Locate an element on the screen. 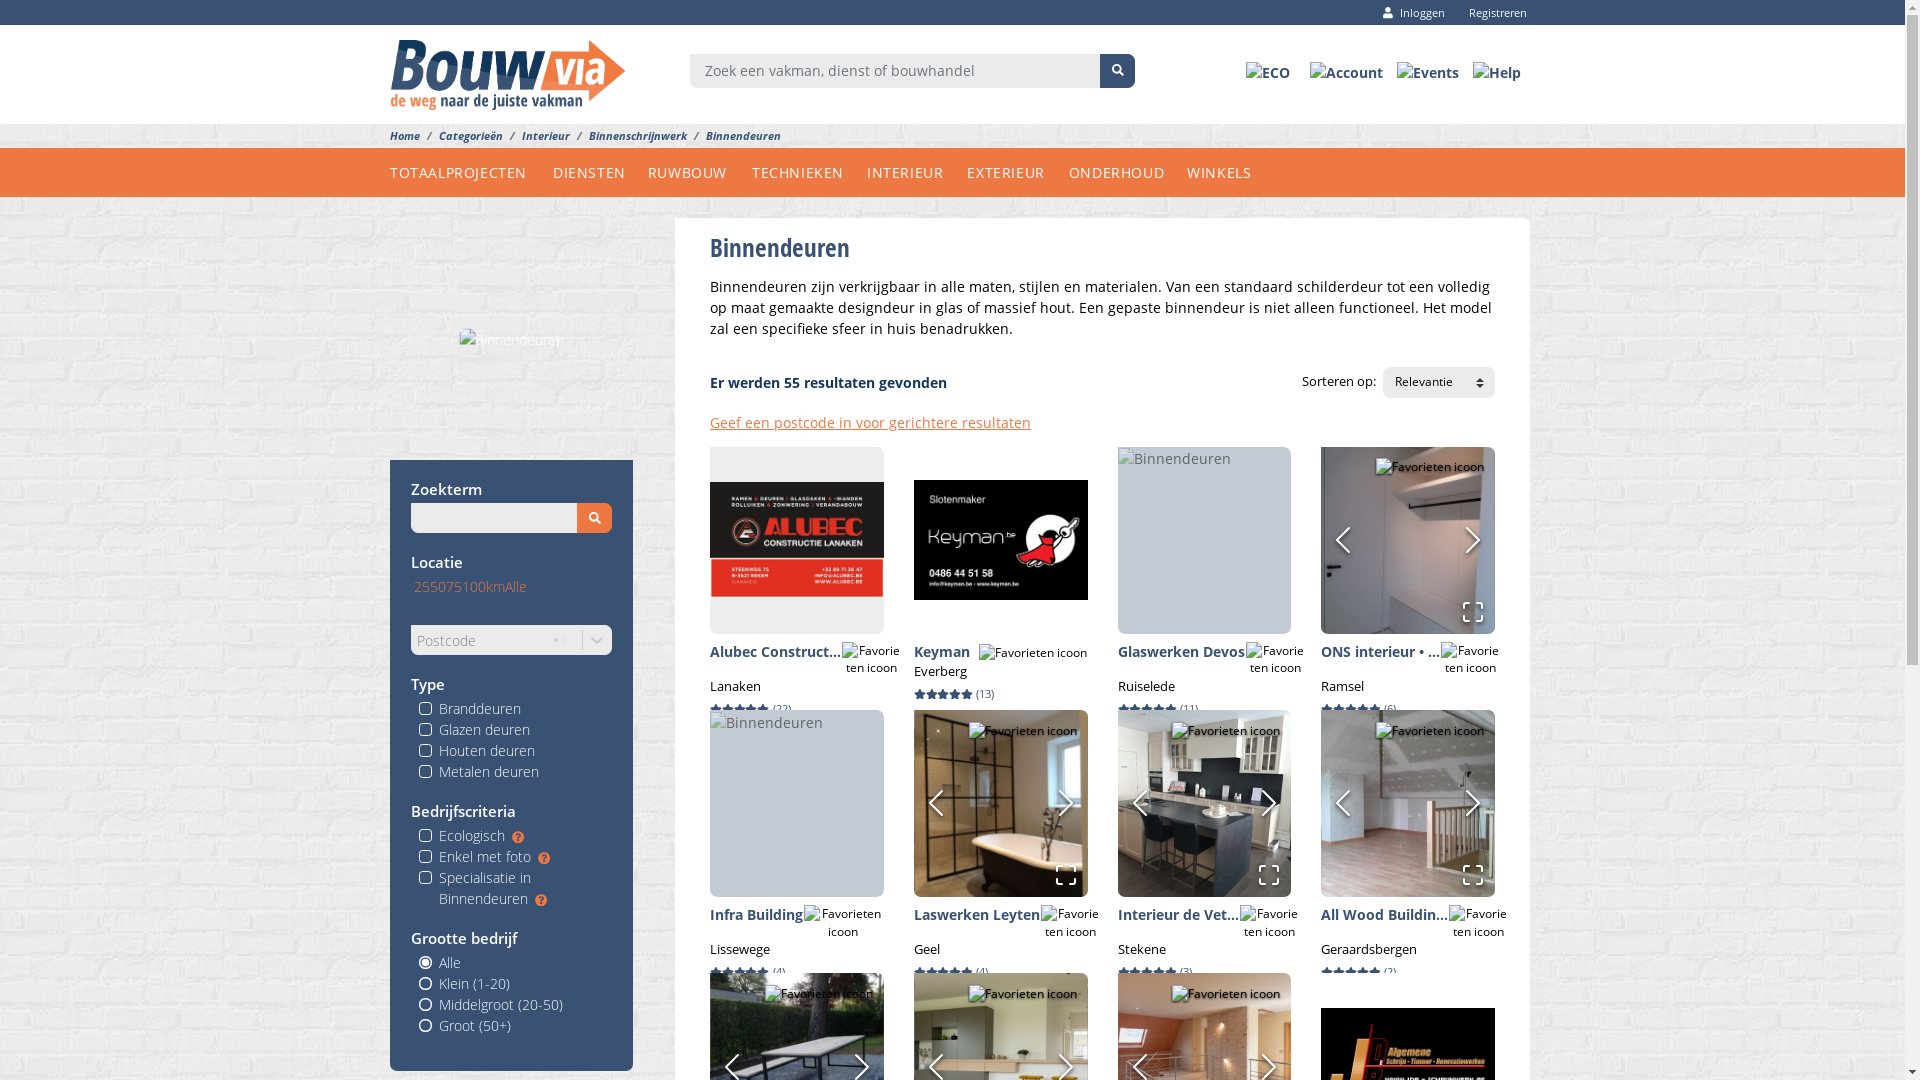 This screenshot has width=1920, height=1080. 'Interieur' is located at coordinates (503, 135).